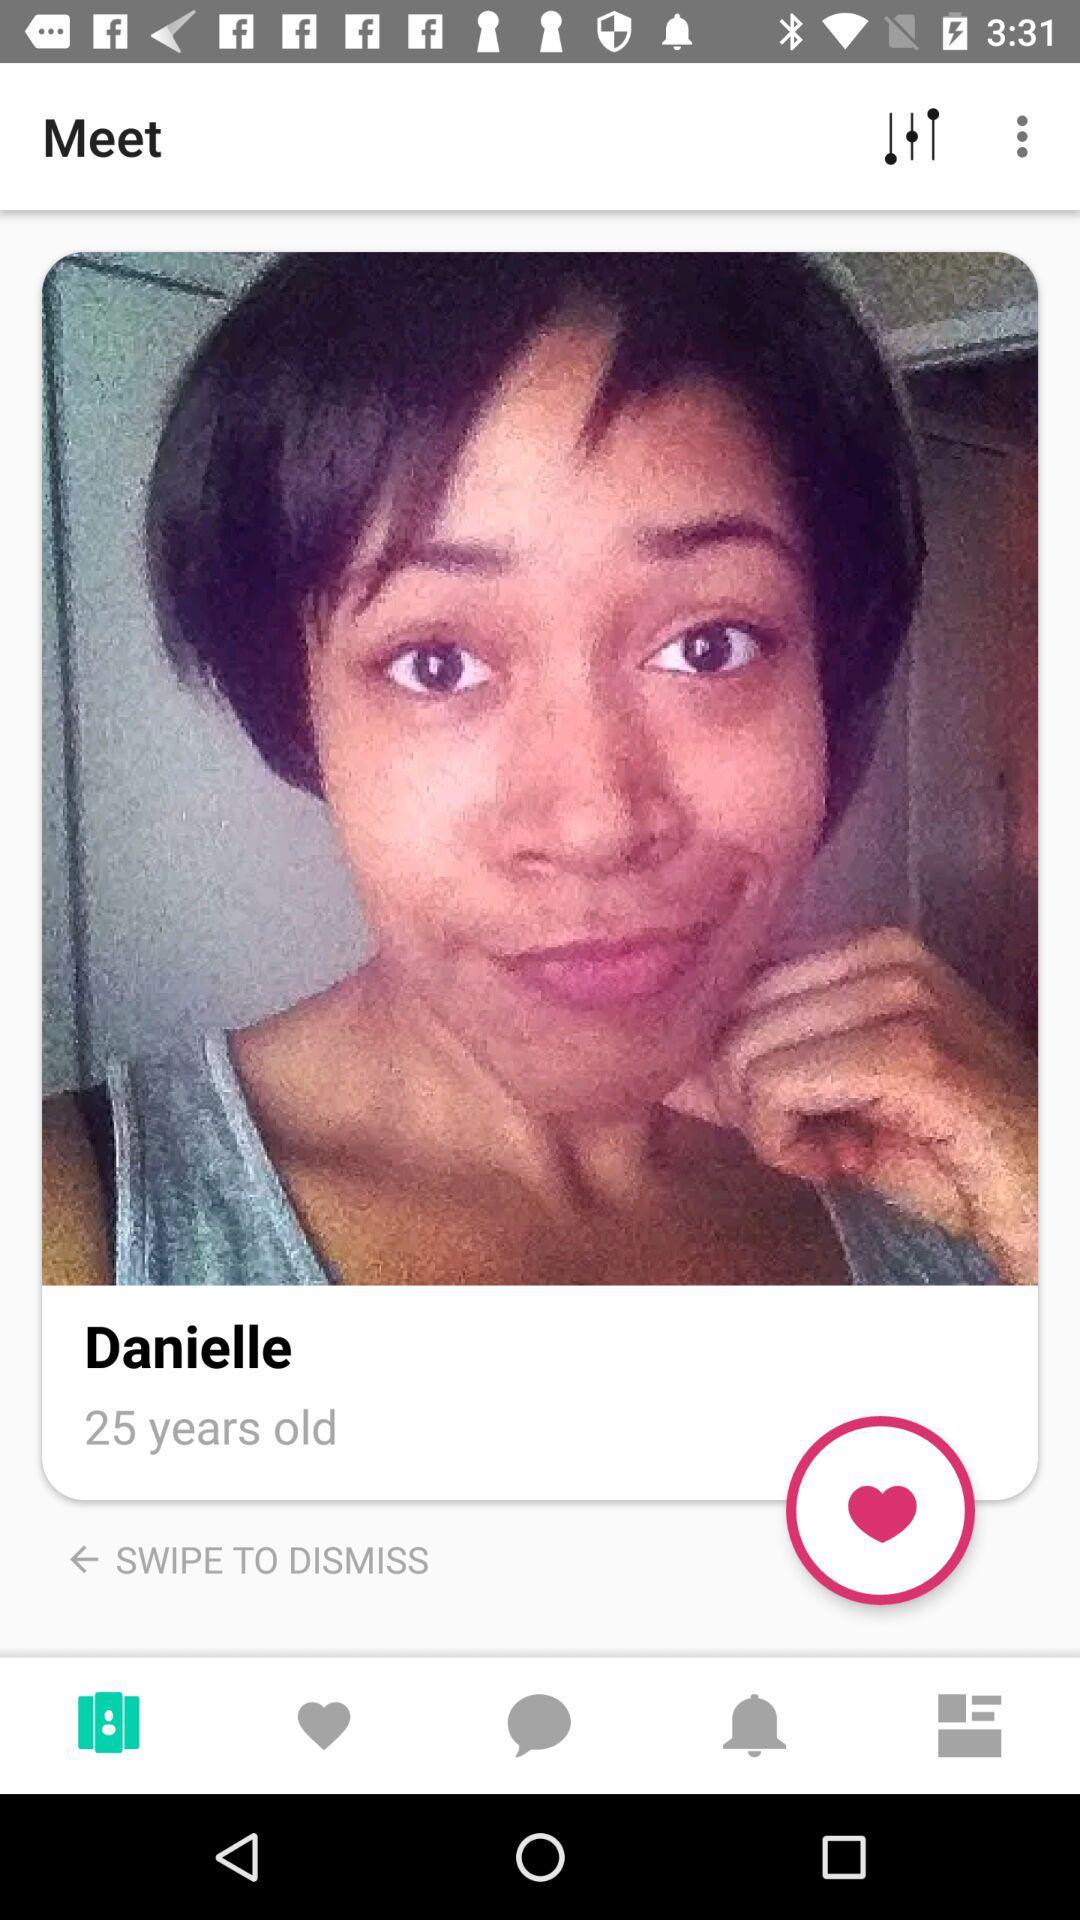  What do you see at coordinates (211, 1424) in the screenshot?
I see `the text under danielle` at bounding box center [211, 1424].